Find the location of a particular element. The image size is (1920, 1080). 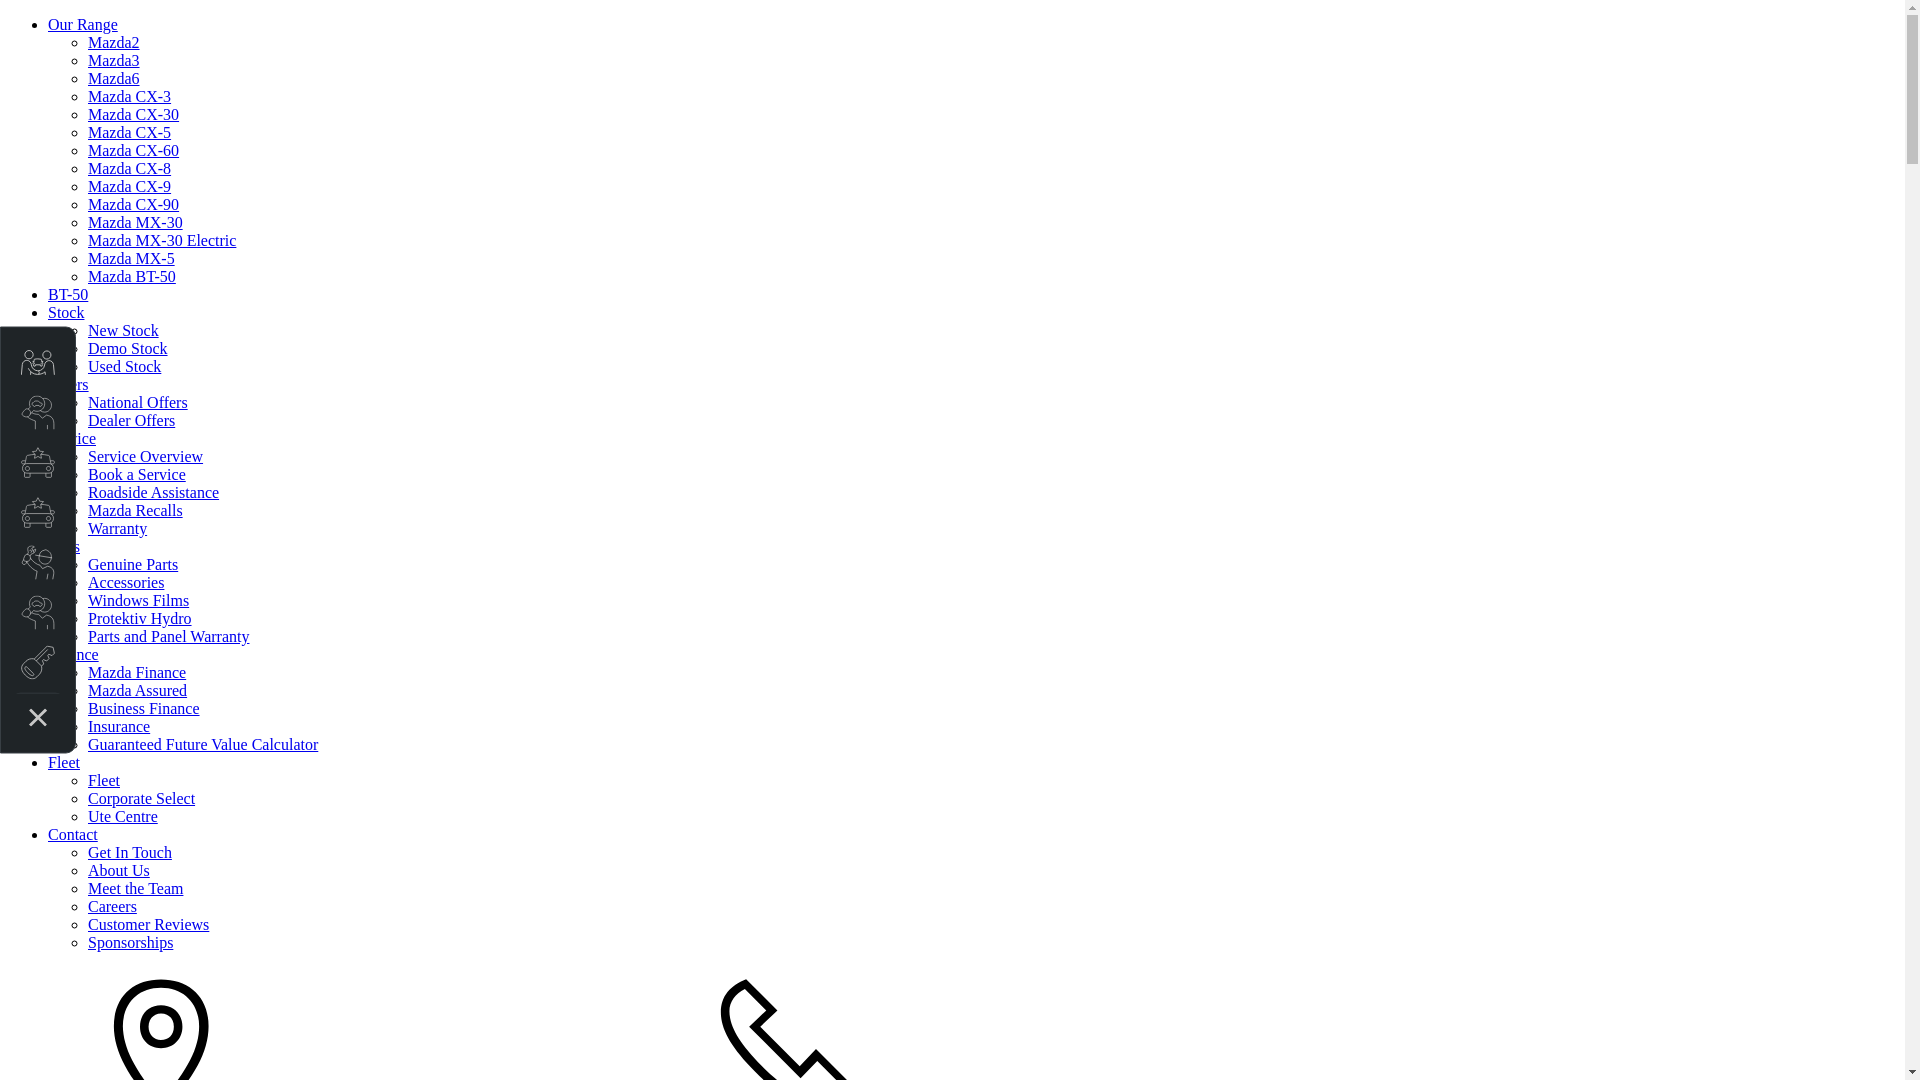

'Accessories' is located at coordinates (124, 582).